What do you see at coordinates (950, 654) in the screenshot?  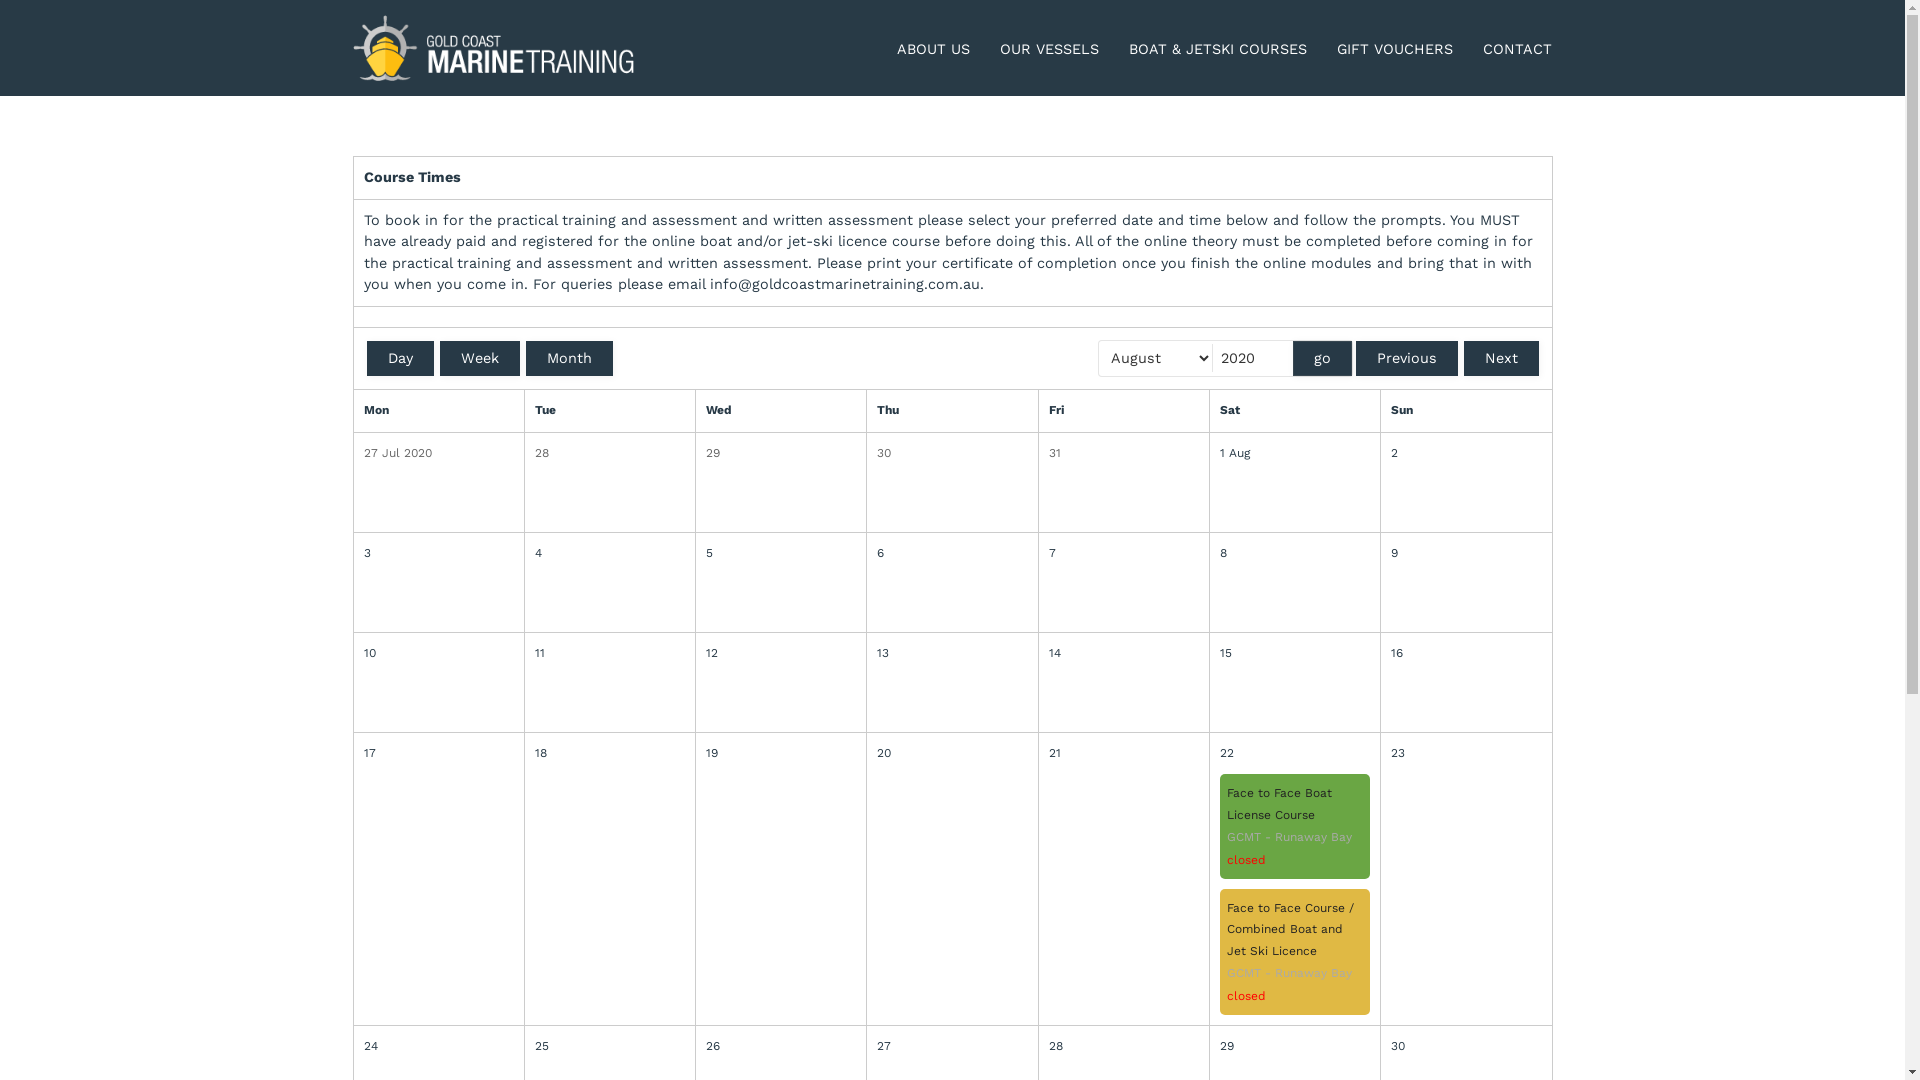 I see `'13'` at bounding box center [950, 654].